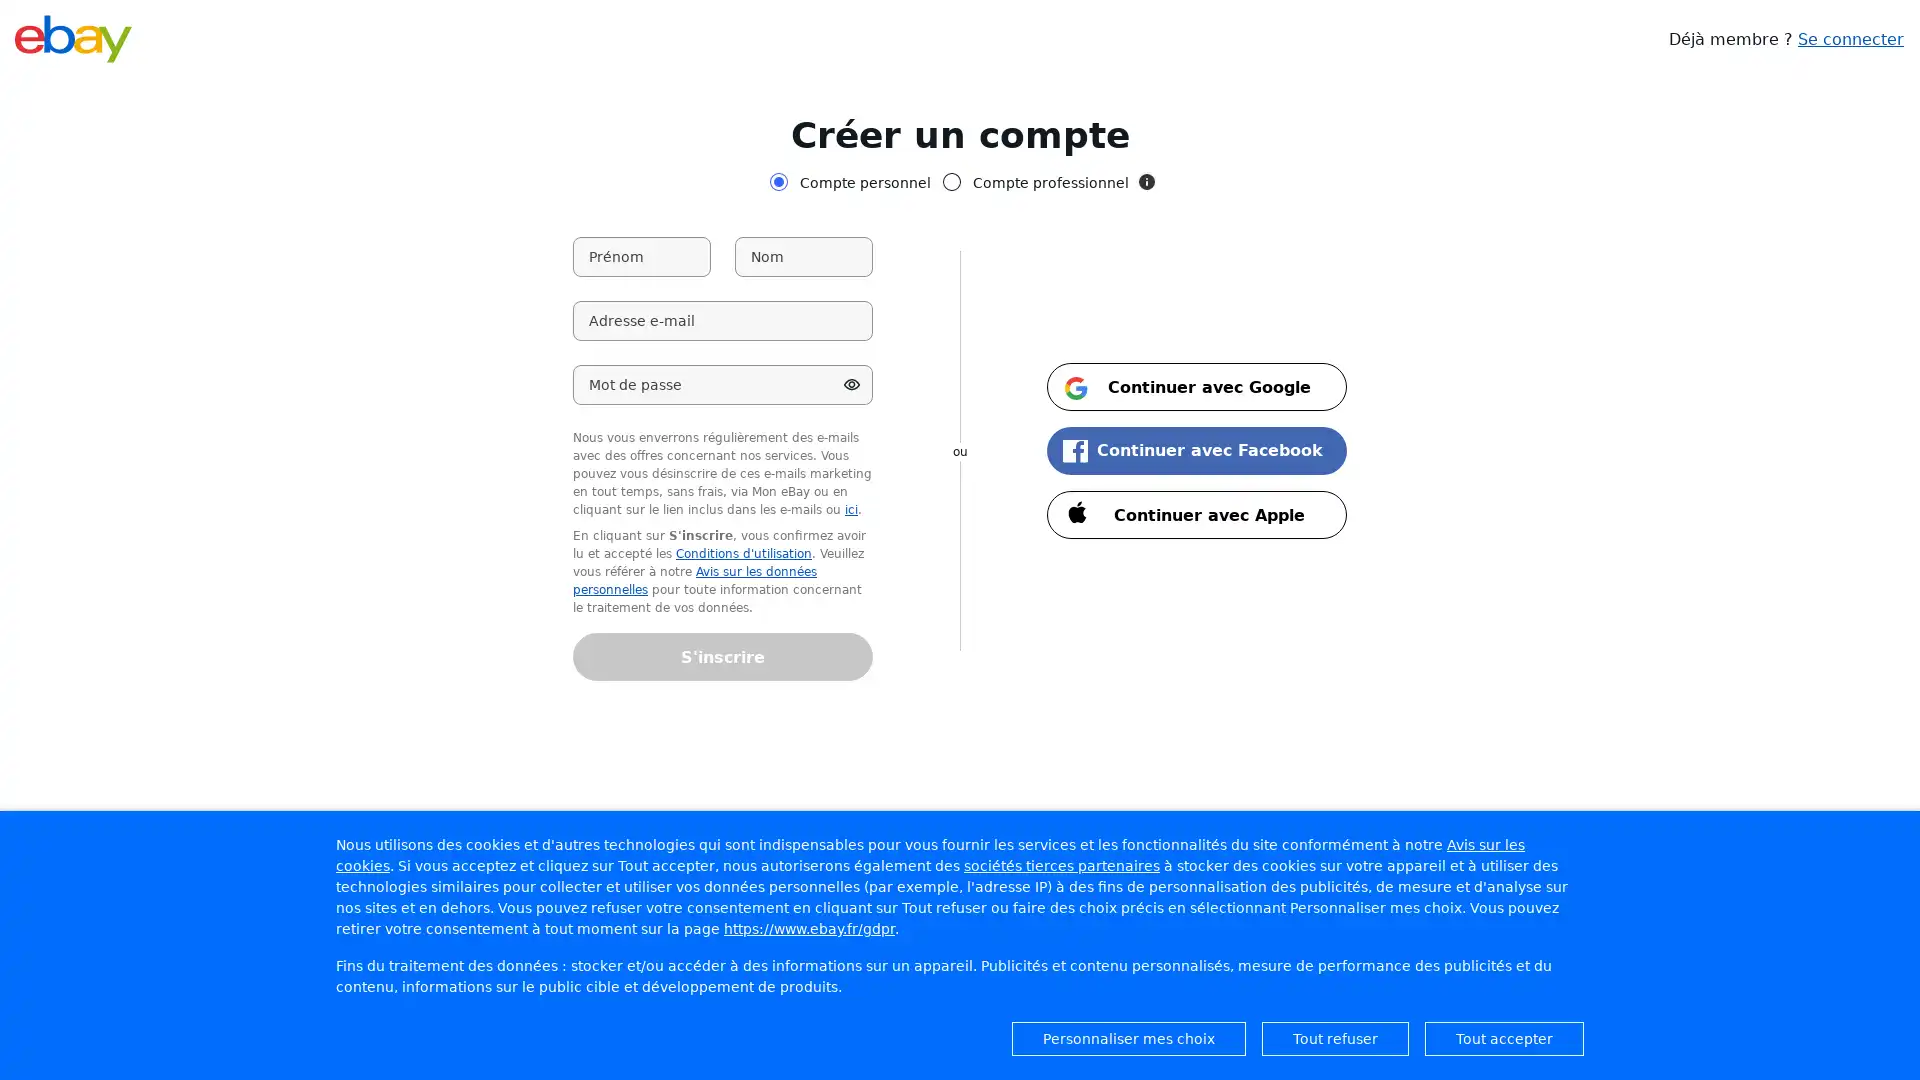 The width and height of the screenshot is (1920, 1080). Describe the element at coordinates (1146, 181) in the screenshot. I see `Aide sur le compte professionnel` at that location.